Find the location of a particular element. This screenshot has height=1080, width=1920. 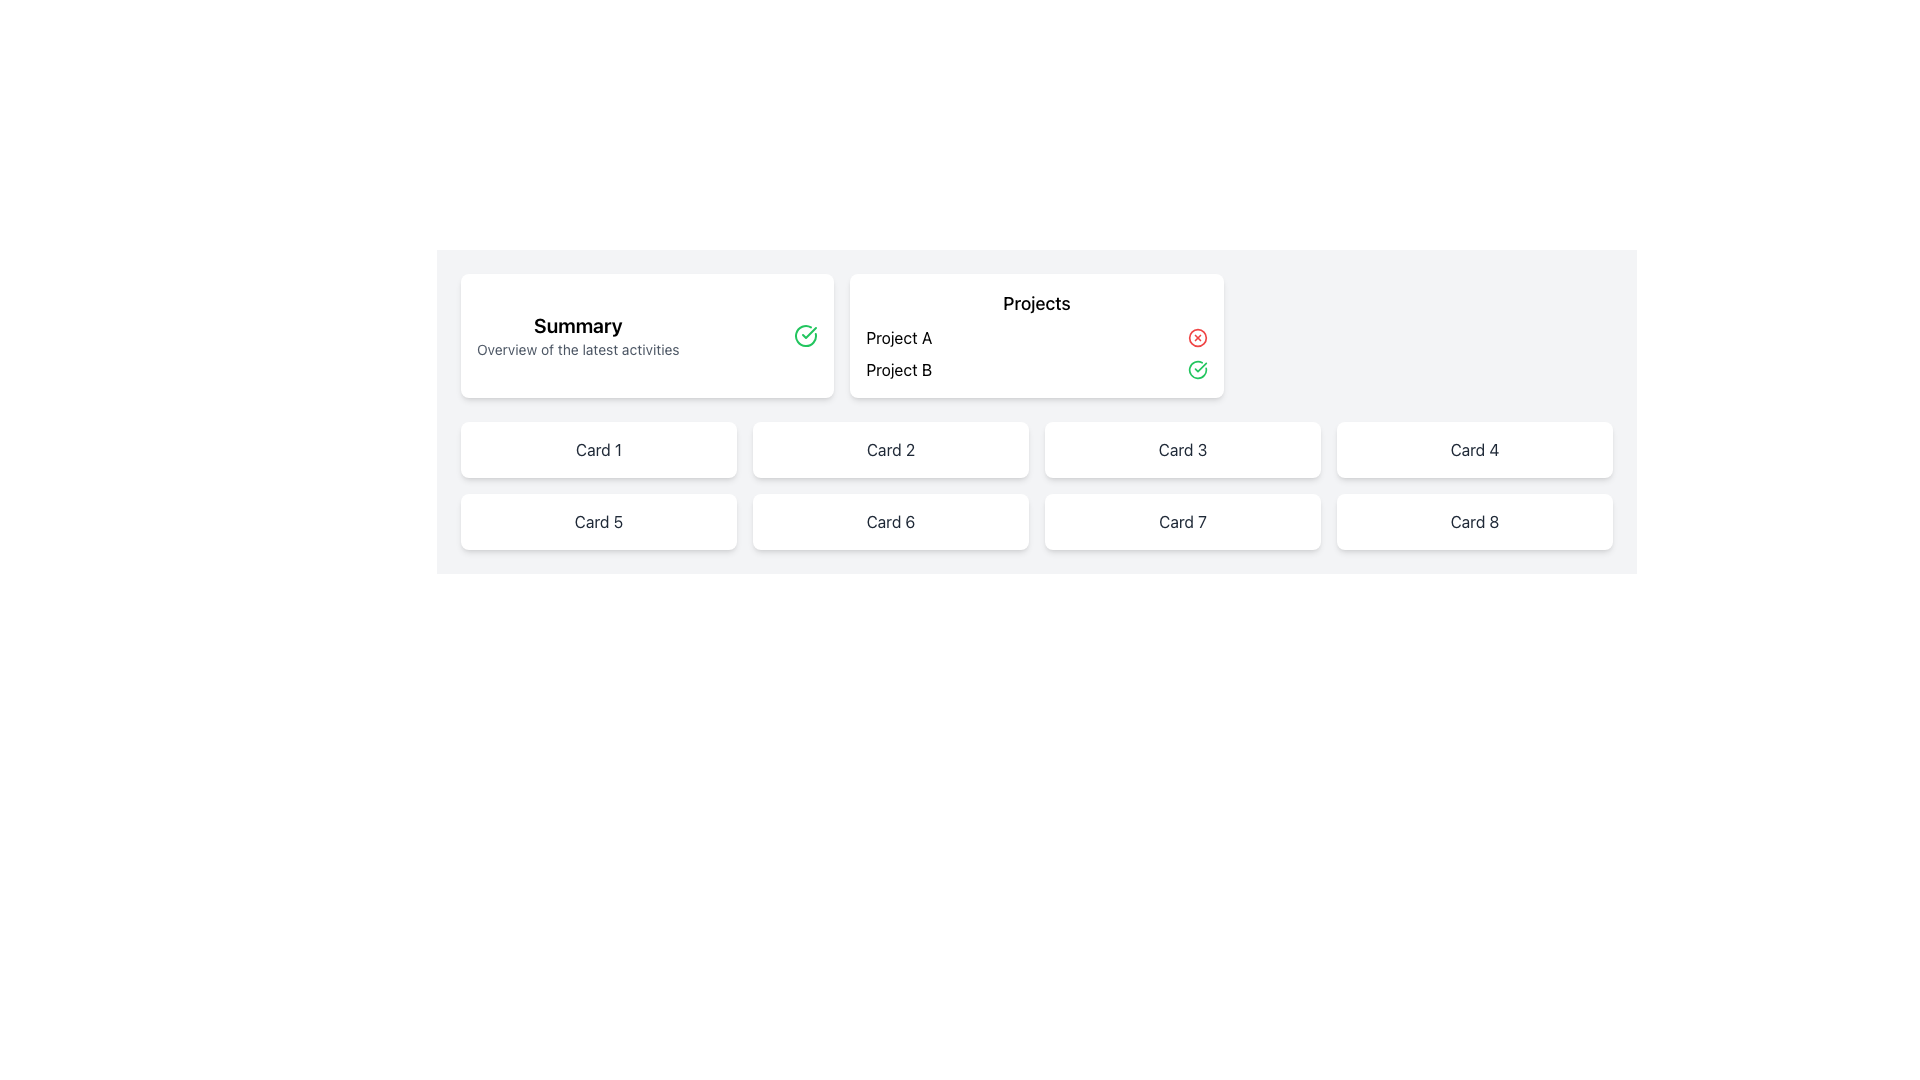

the delete icon button located next to 'Project A' in the Projects section is located at coordinates (1197, 337).